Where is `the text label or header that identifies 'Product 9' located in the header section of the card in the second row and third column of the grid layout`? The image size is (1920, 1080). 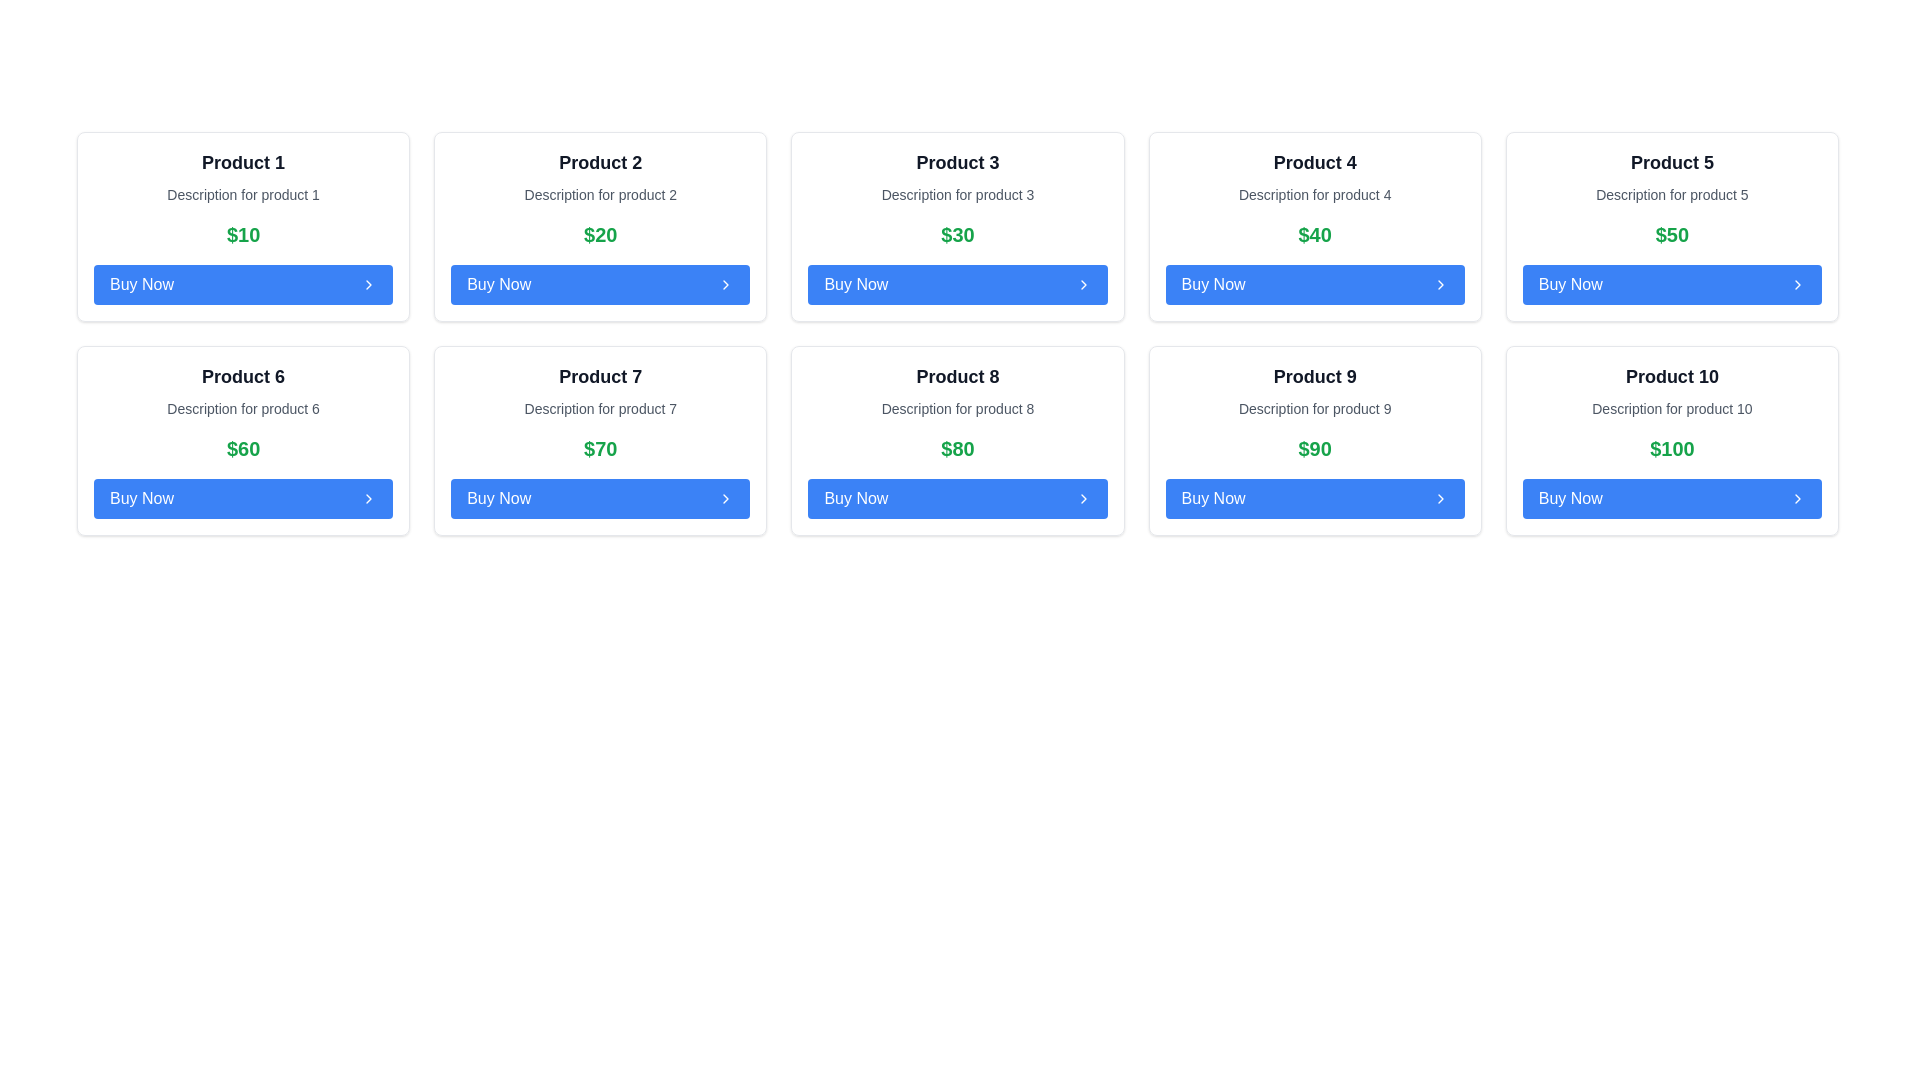 the text label or header that identifies 'Product 9' located in the header section of the card in the second row and third column of the grid layout is located at coordinates (1315, 377).